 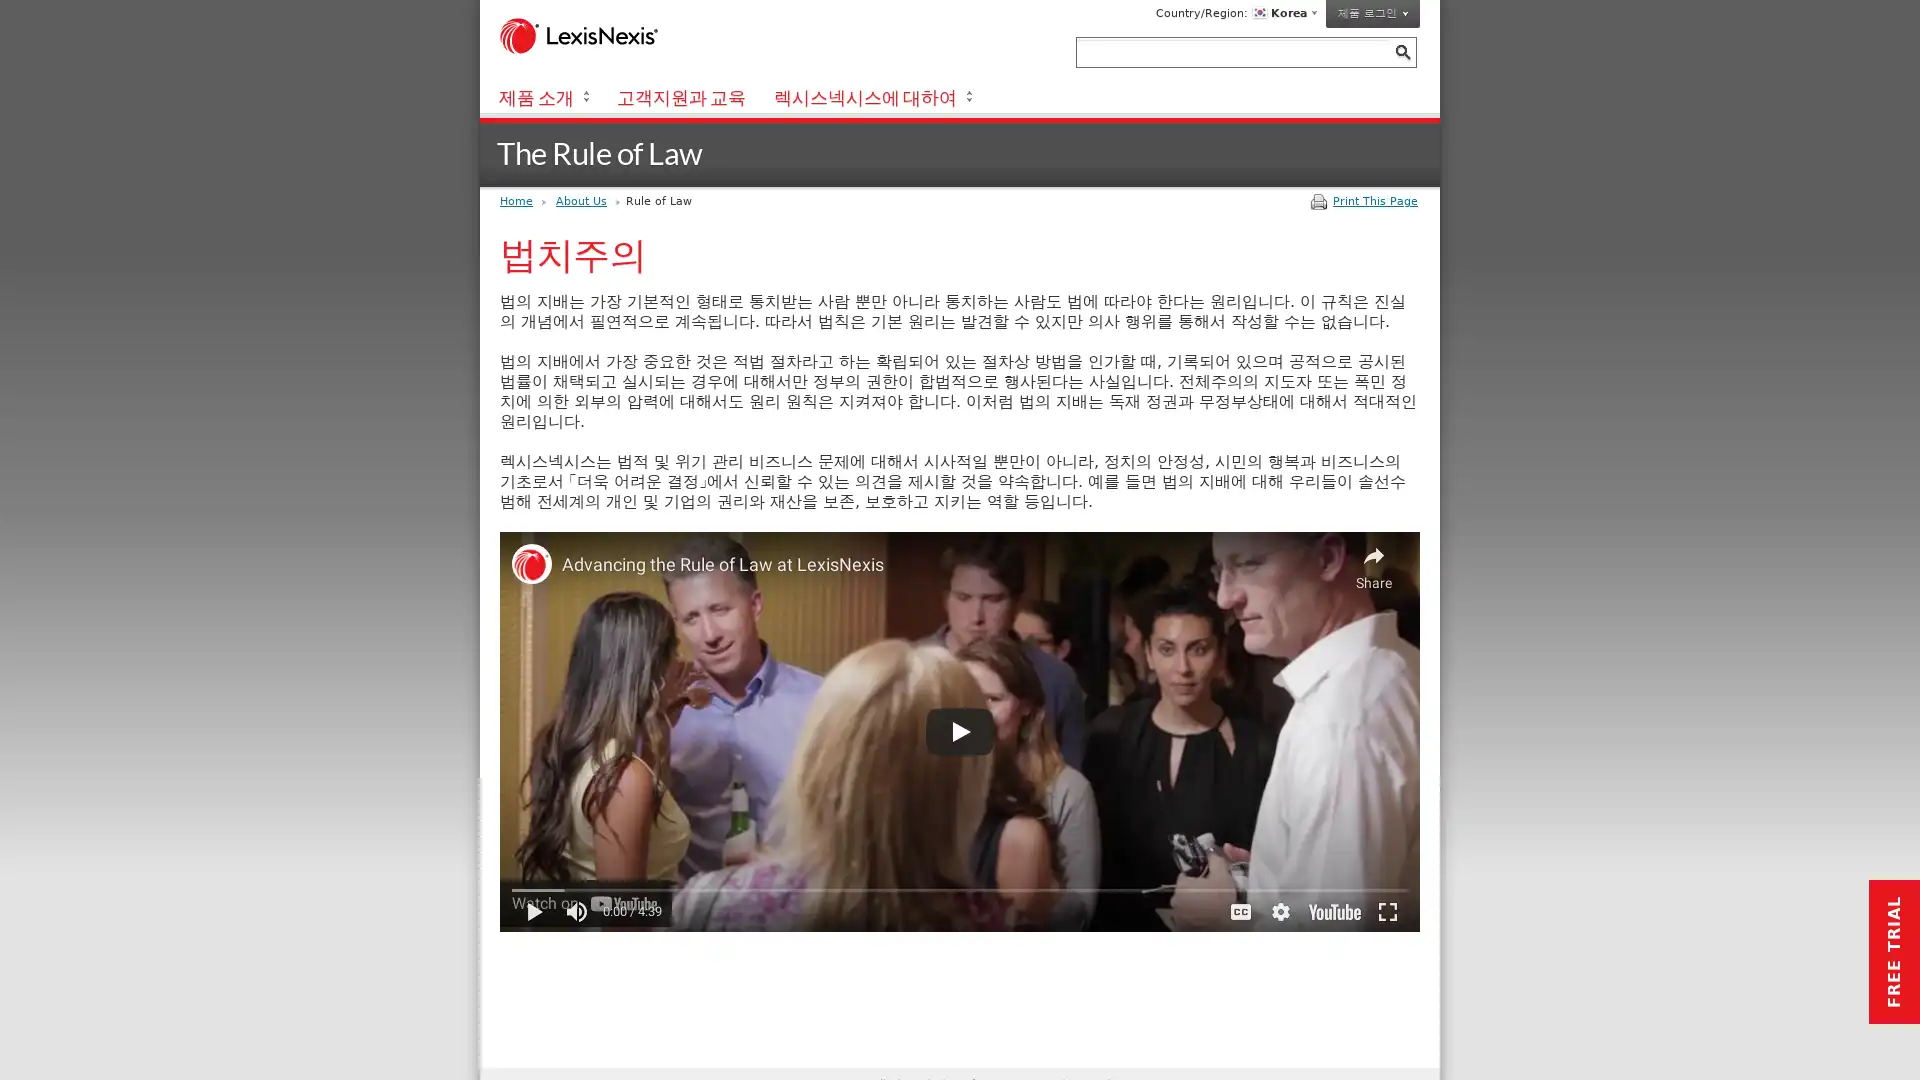 I want to click on Search, so click(x=1401, y=51).